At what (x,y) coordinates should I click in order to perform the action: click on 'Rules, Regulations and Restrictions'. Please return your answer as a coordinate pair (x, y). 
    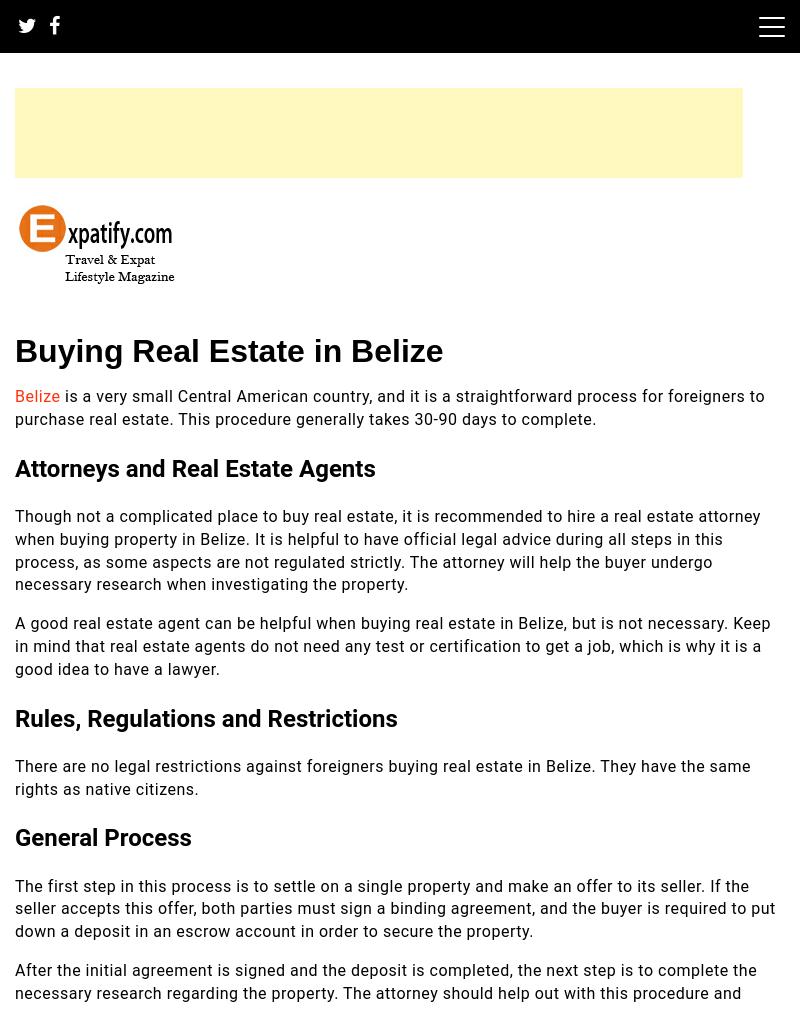
    Looking at the image, I should click on (206, 718).